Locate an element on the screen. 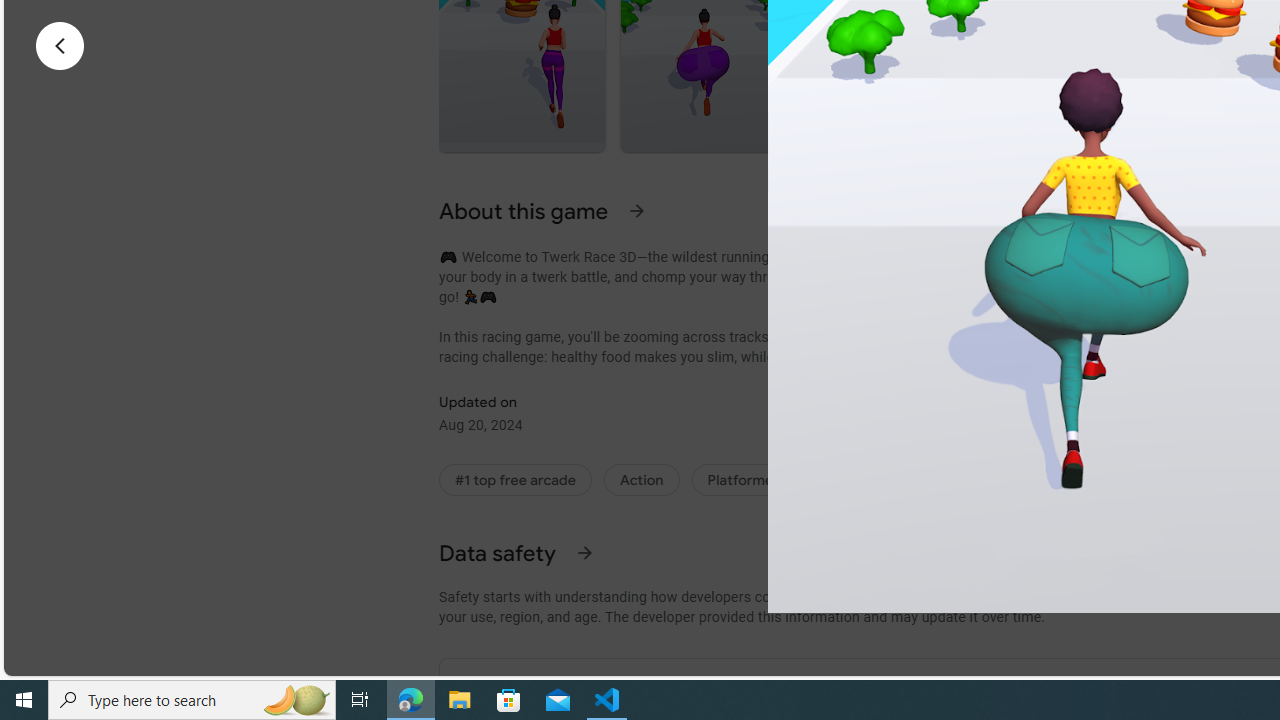 The height and width of the screenshot is (720, 1280). 'Action' is located at coordinates (641, 480).